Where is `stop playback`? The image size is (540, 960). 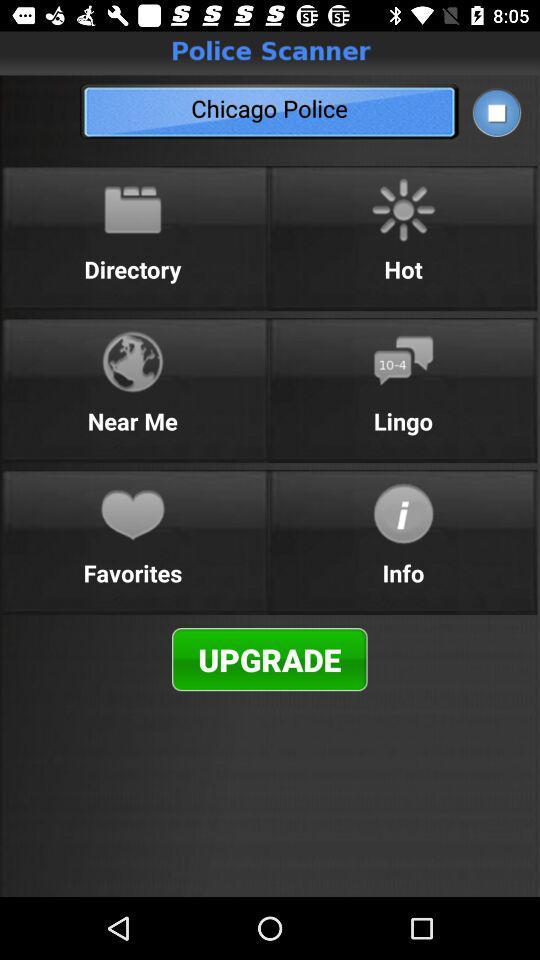
stop playback is located at coordinates (495, 112).